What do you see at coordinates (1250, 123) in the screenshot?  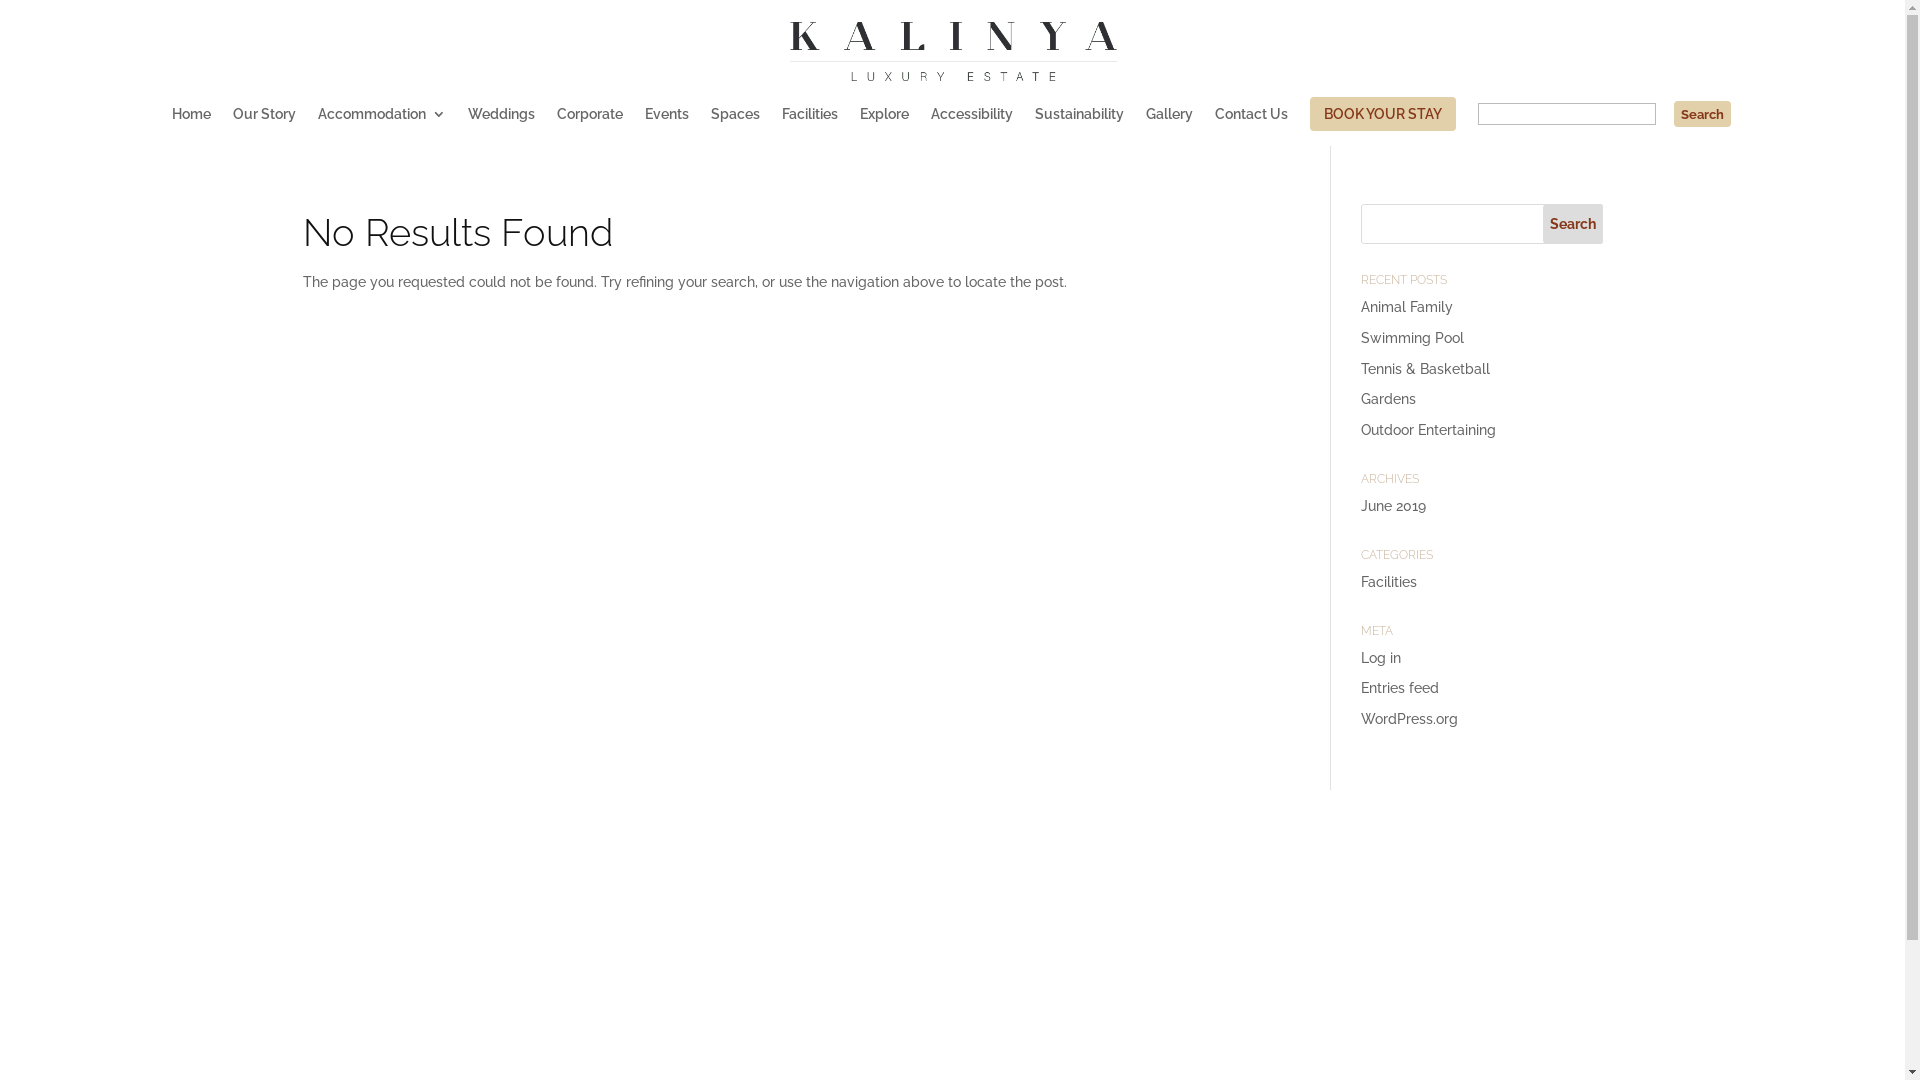 I see `'Contact Us'` at bounding box center [1250, 123].